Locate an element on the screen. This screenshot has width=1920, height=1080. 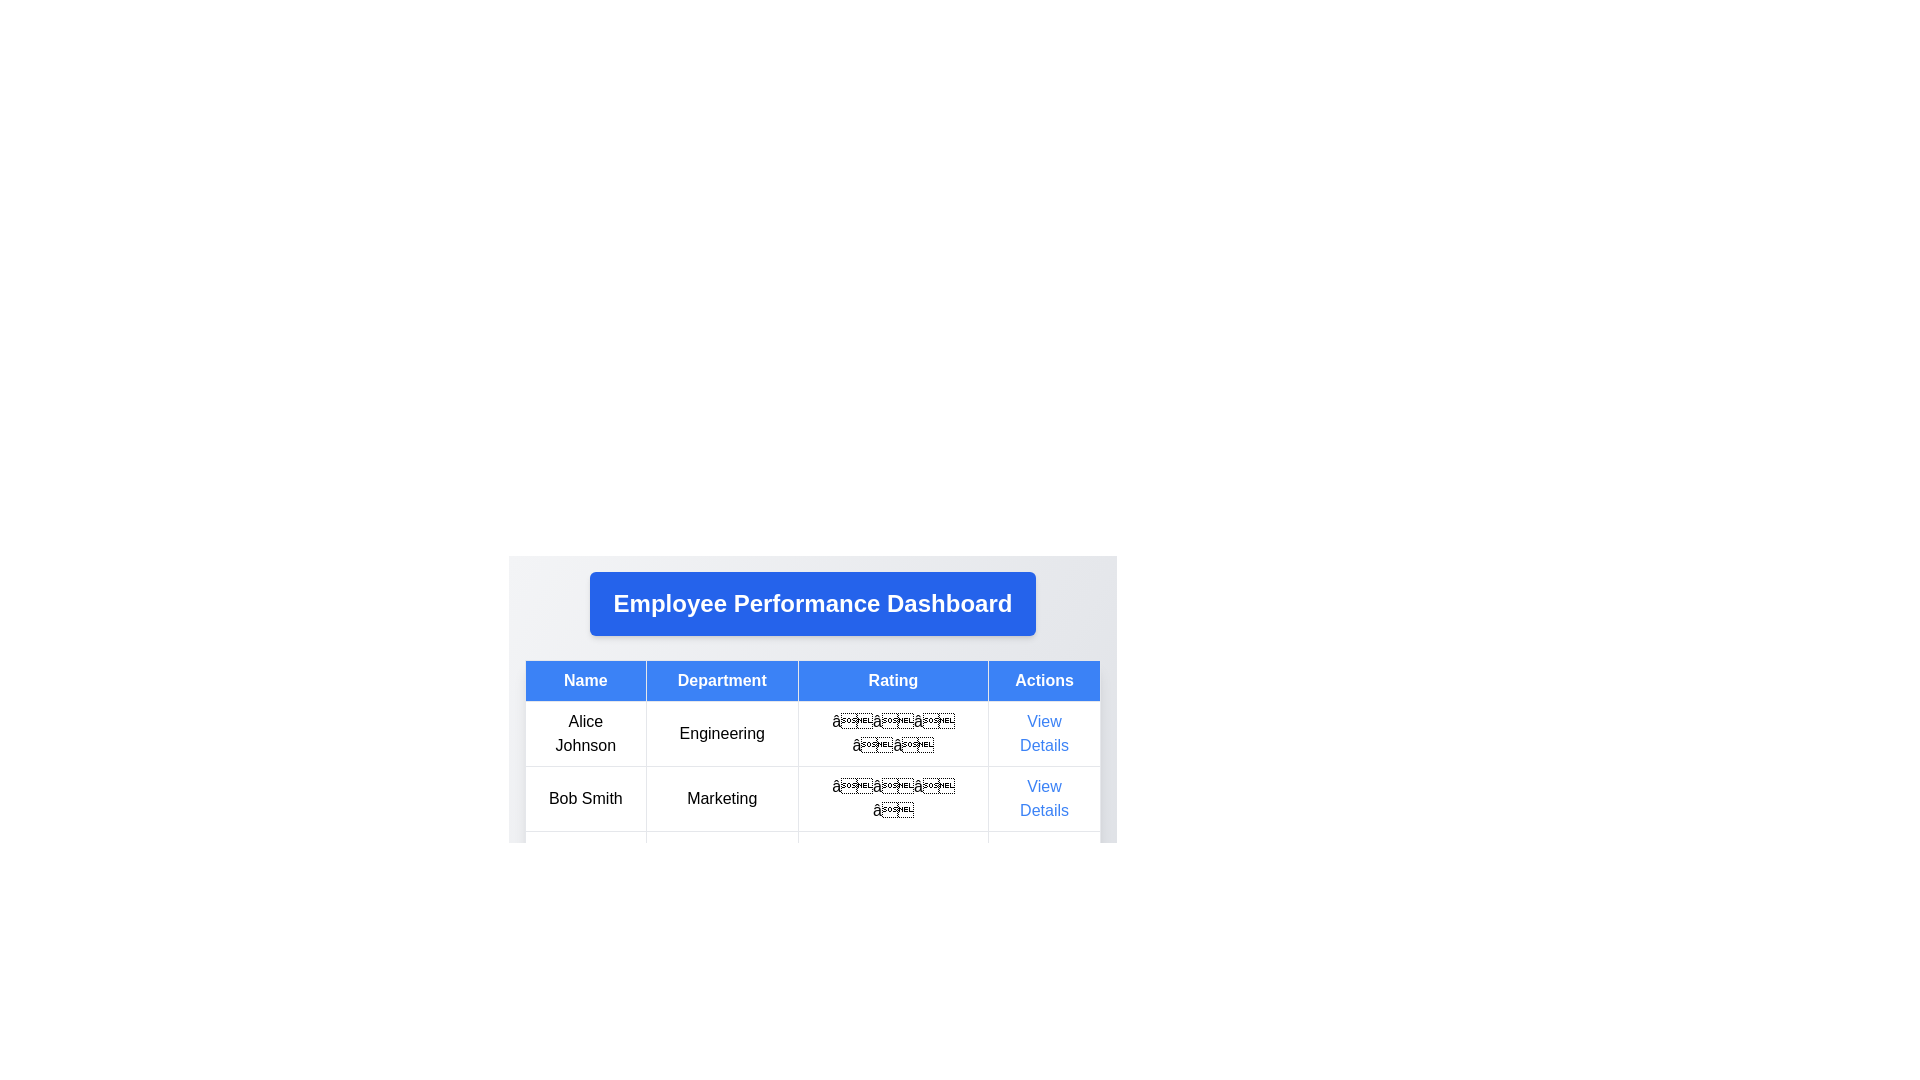
the hyperlink in the 'Actions' column for 'Alice Johnson' is located at coordinates (1043, 733).